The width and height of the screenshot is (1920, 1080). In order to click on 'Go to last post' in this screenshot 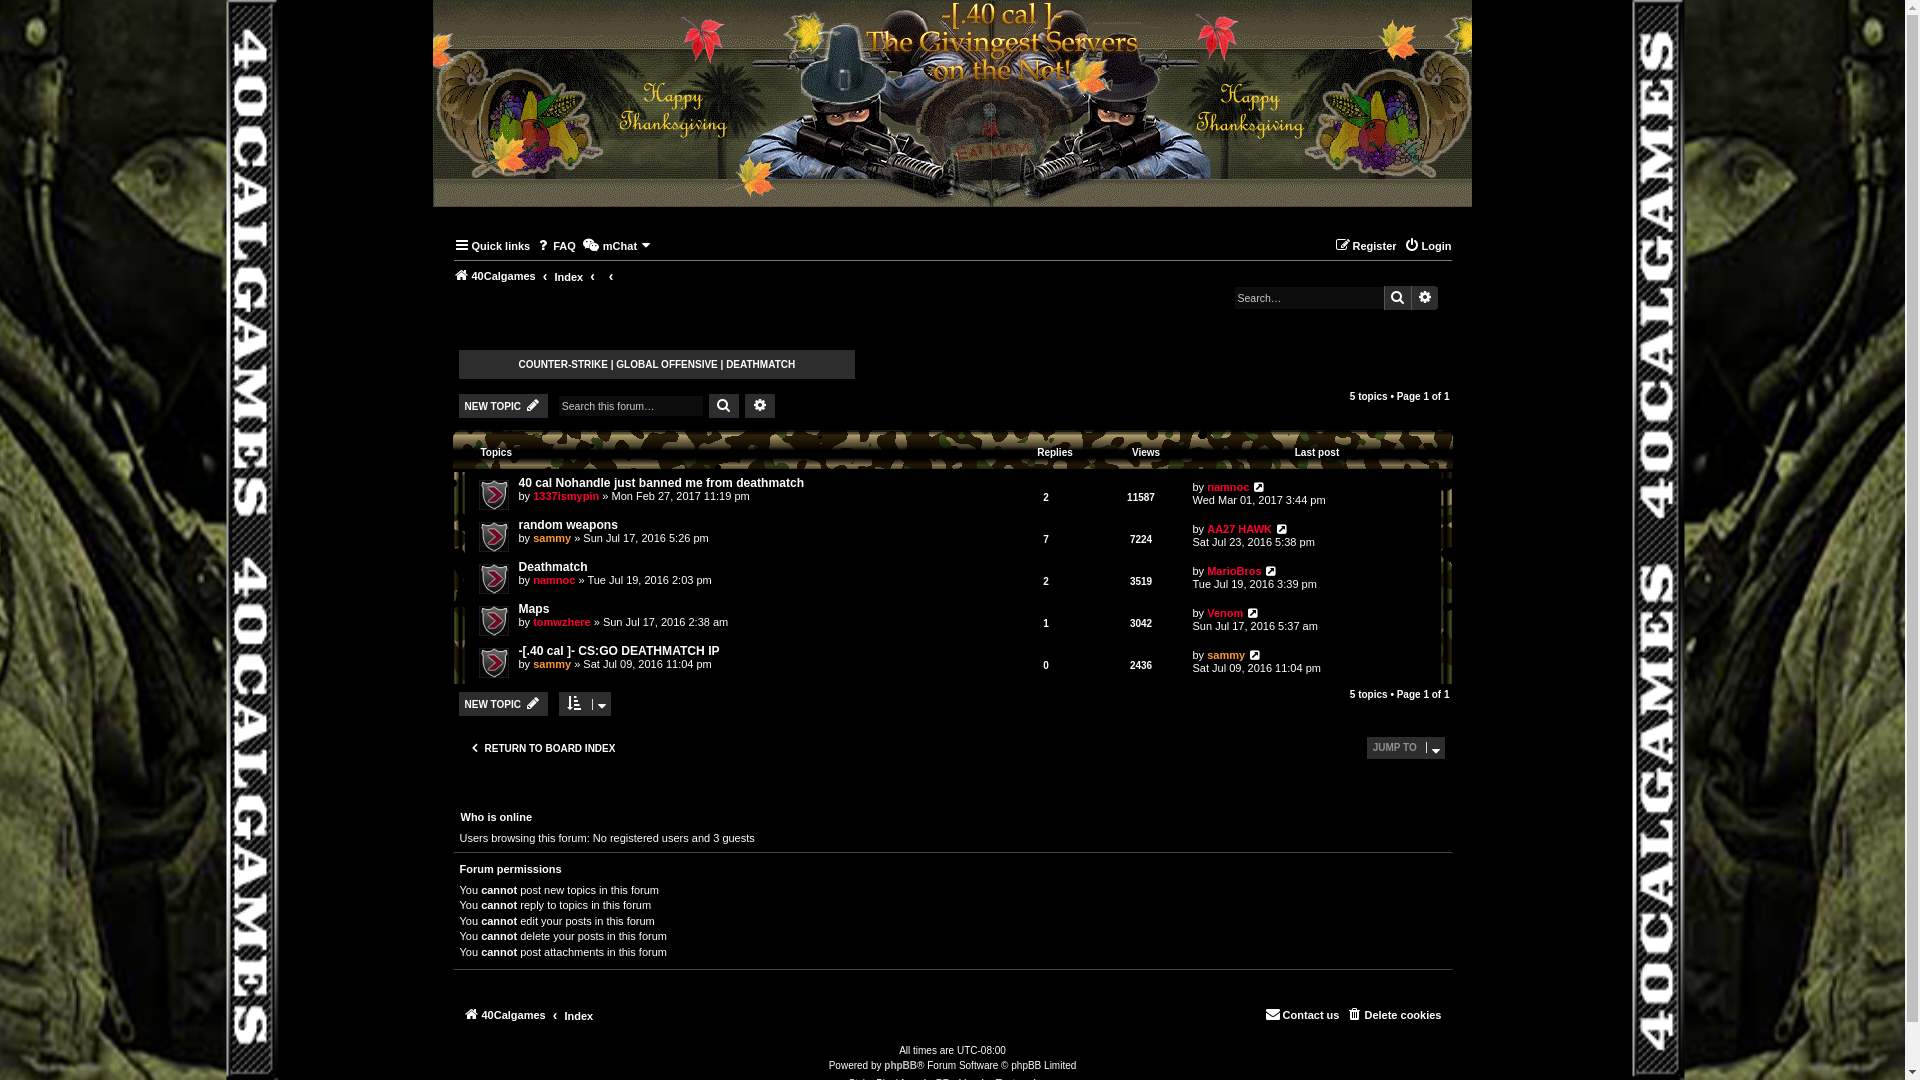, I will do `click(1245, 612)`.